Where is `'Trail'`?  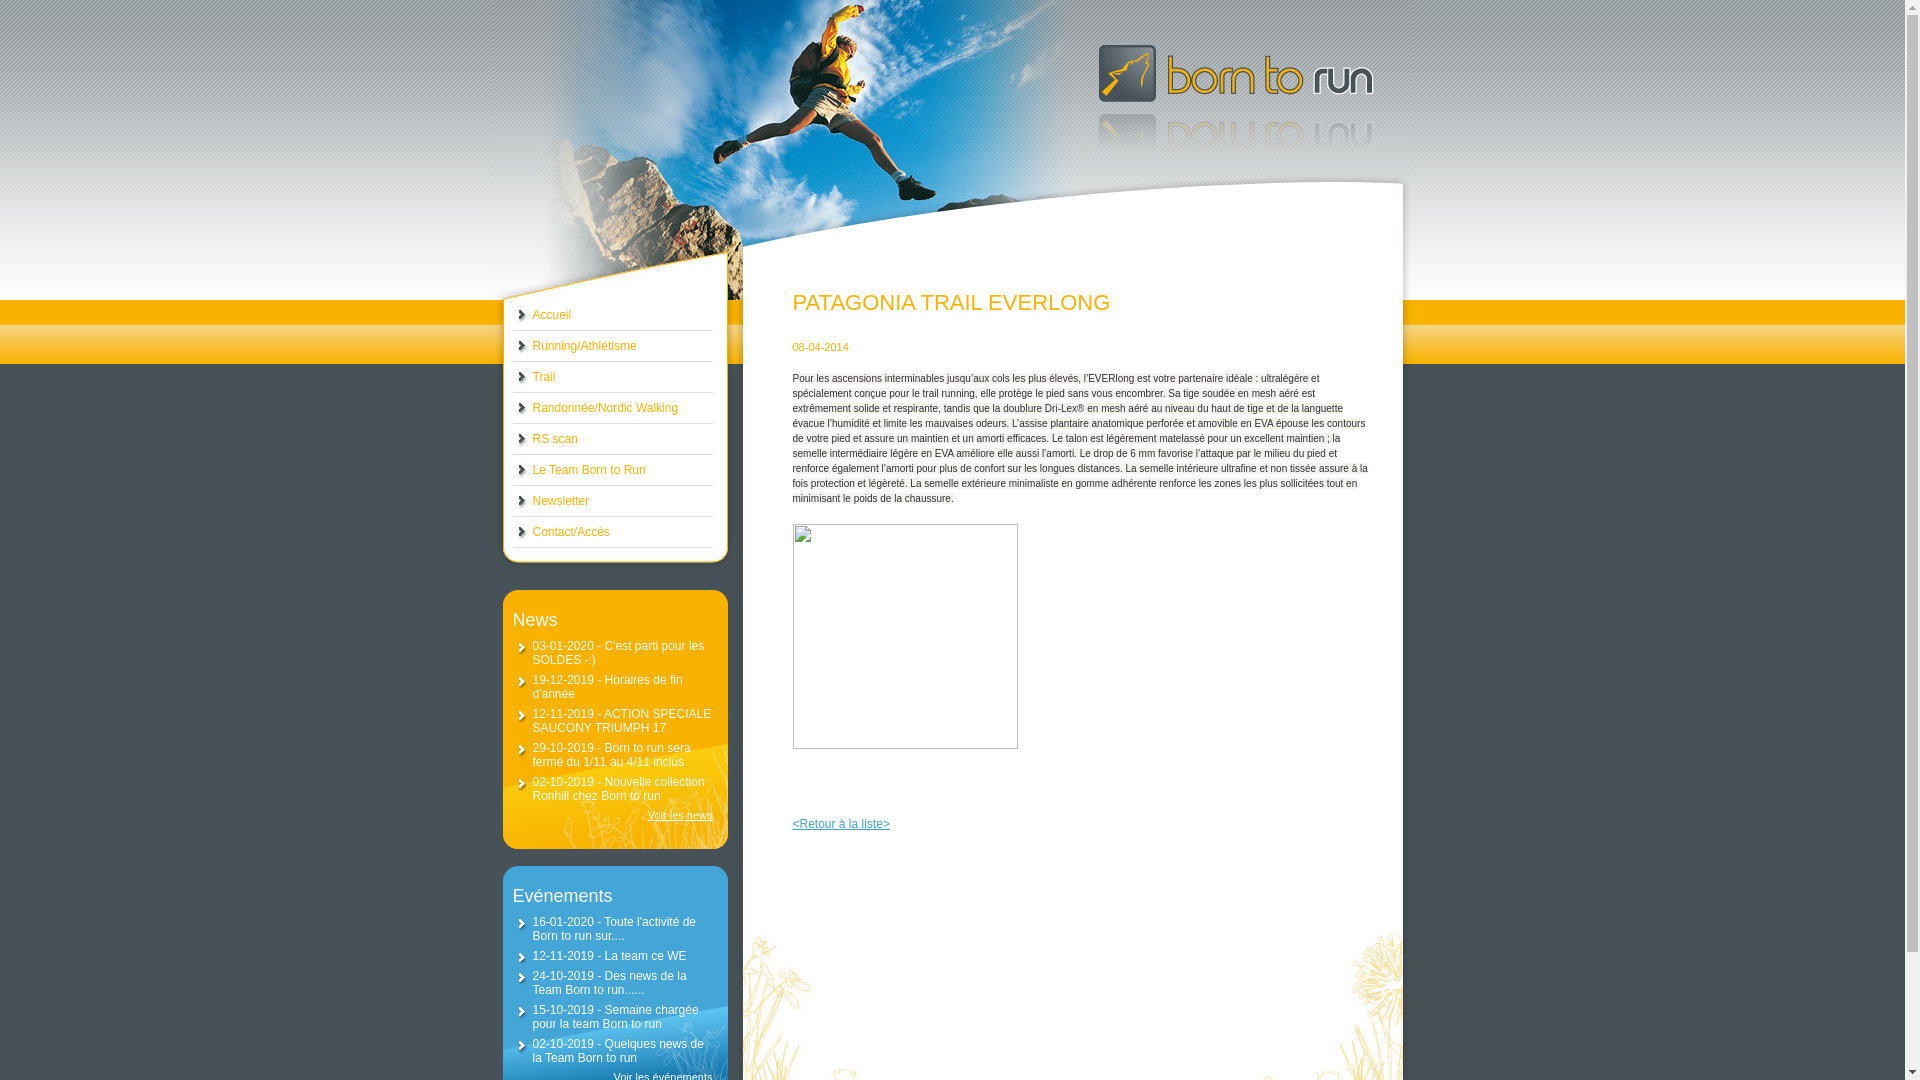 'Trail' is located at coordinates (512, 377).